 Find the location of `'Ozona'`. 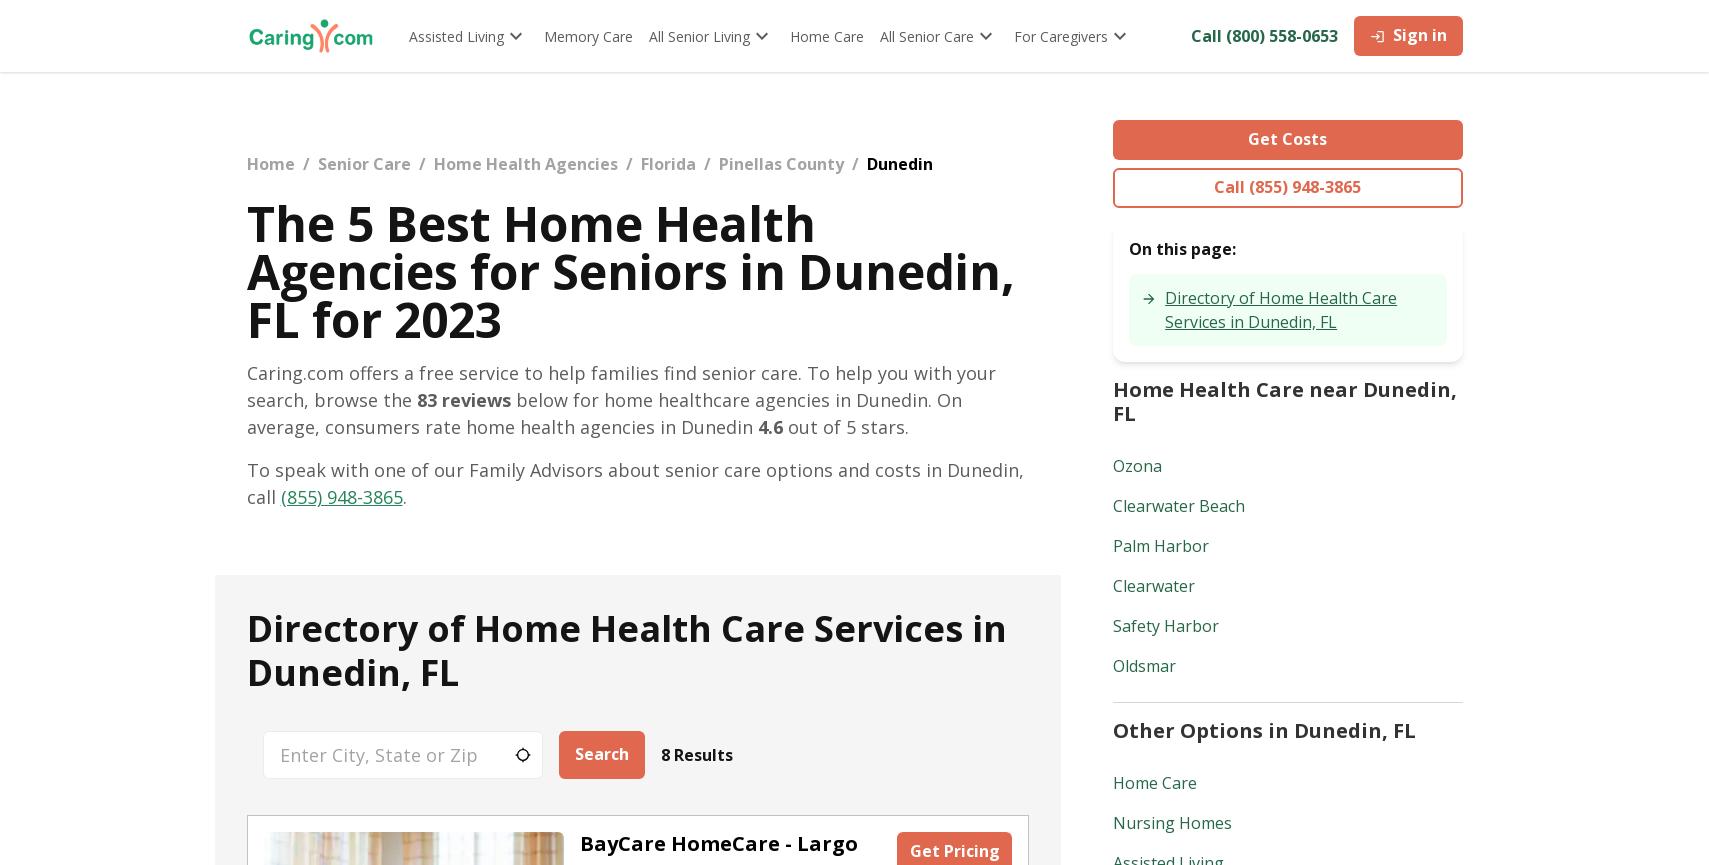

'Ozona' is located at coordinates (1137, 464).